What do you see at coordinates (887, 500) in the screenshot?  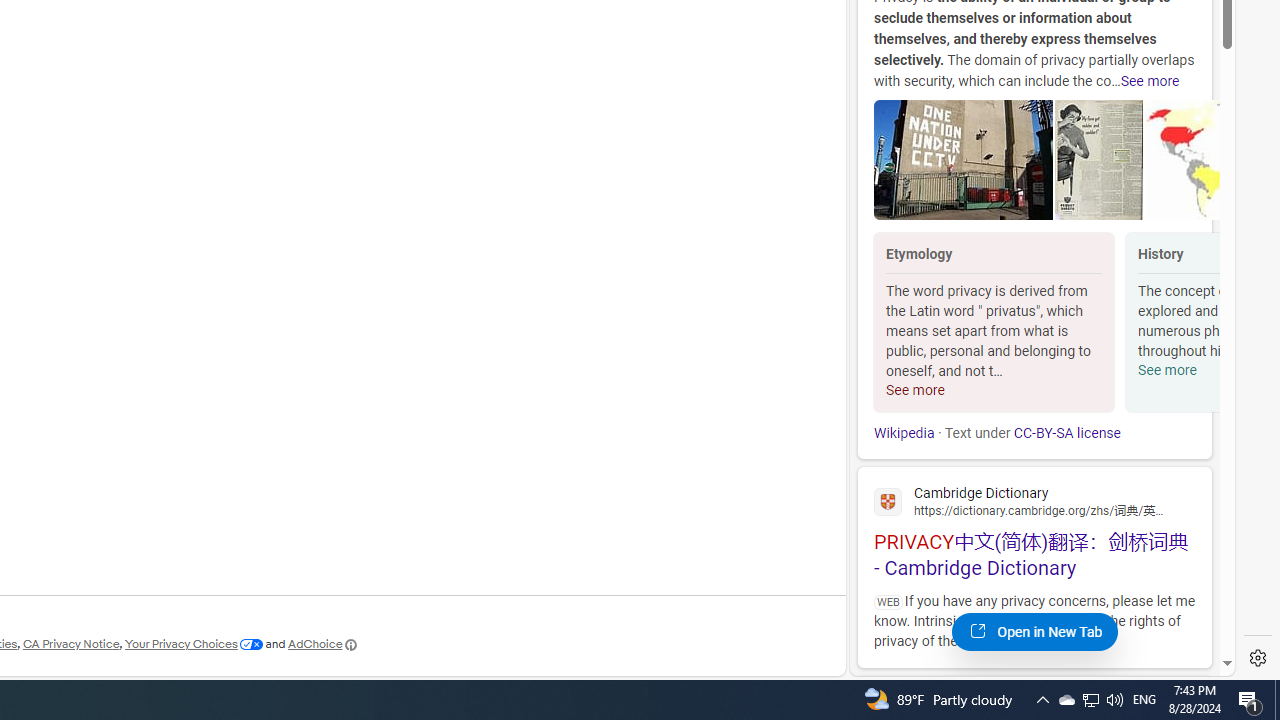 I see `'Global web icon'` at bounding box center [887, 500].